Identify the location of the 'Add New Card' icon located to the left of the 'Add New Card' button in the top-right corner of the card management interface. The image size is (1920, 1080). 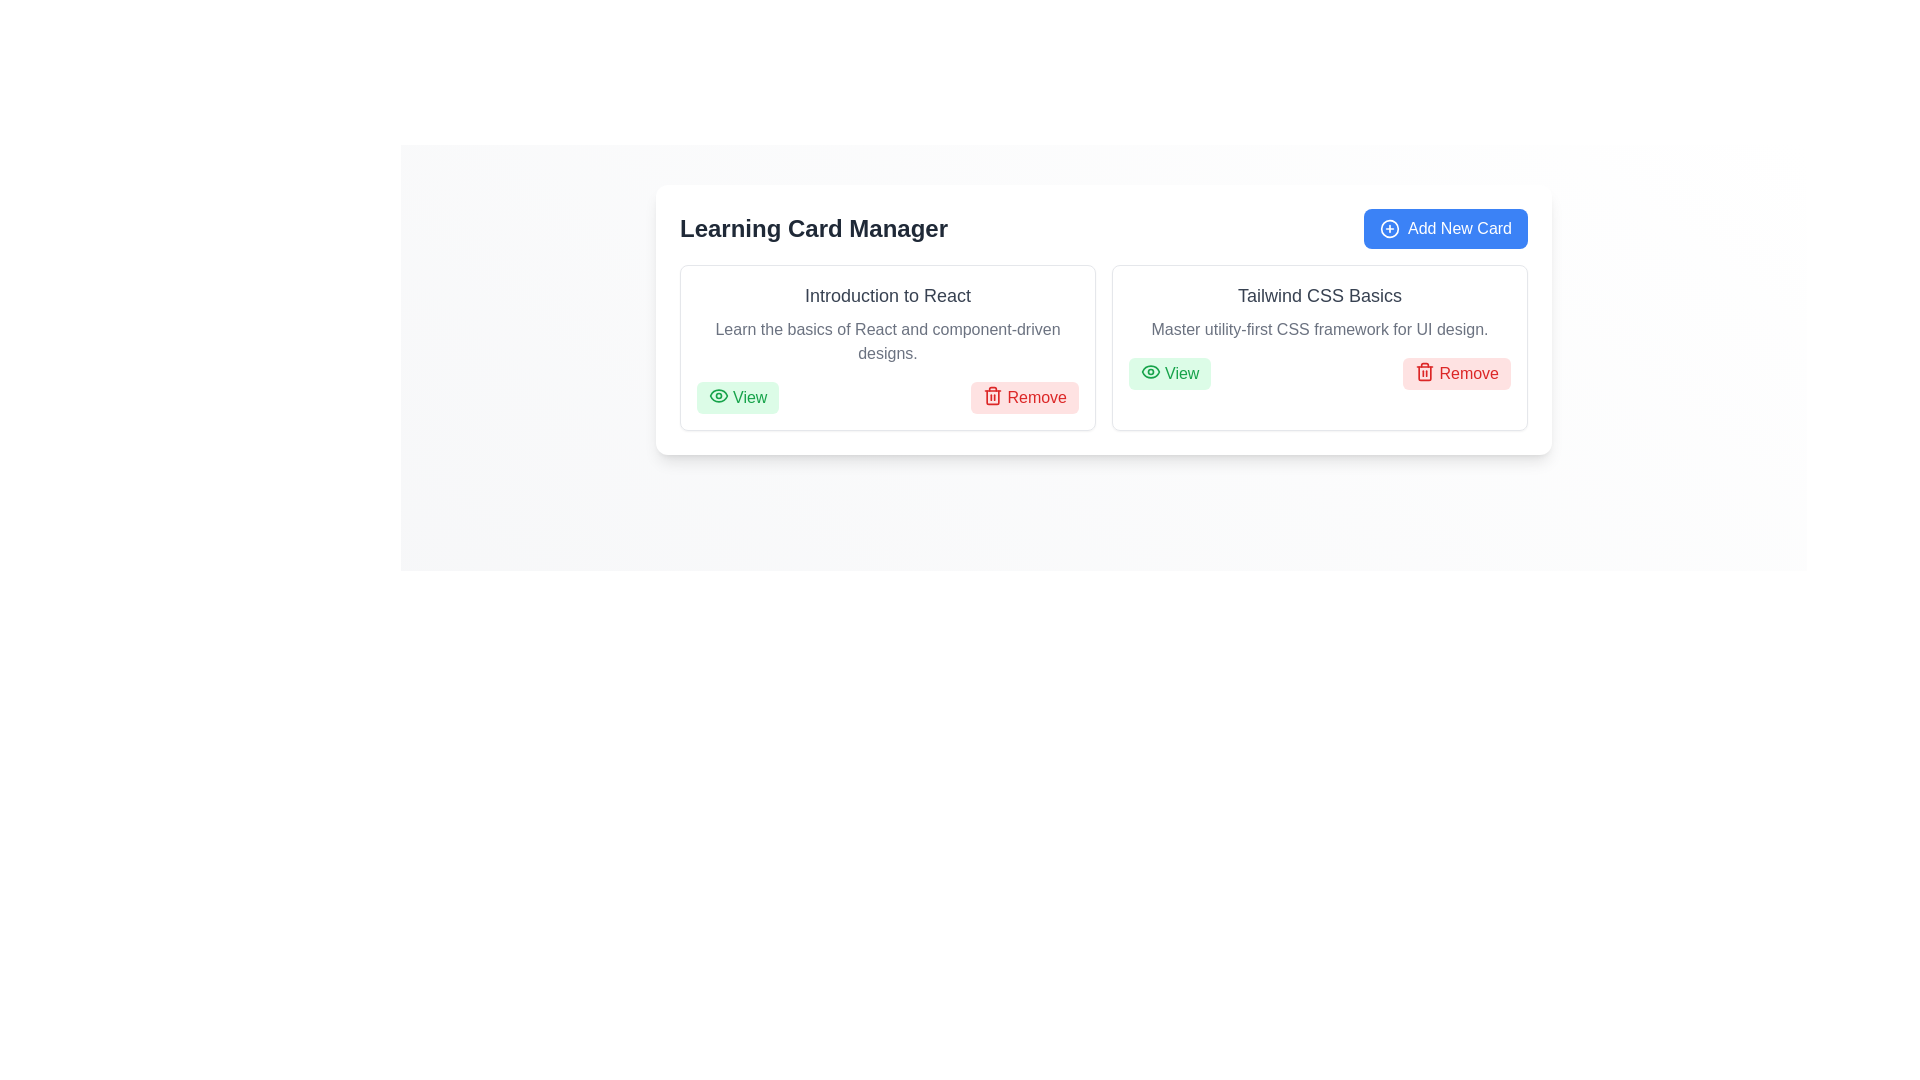
(1388, 227).